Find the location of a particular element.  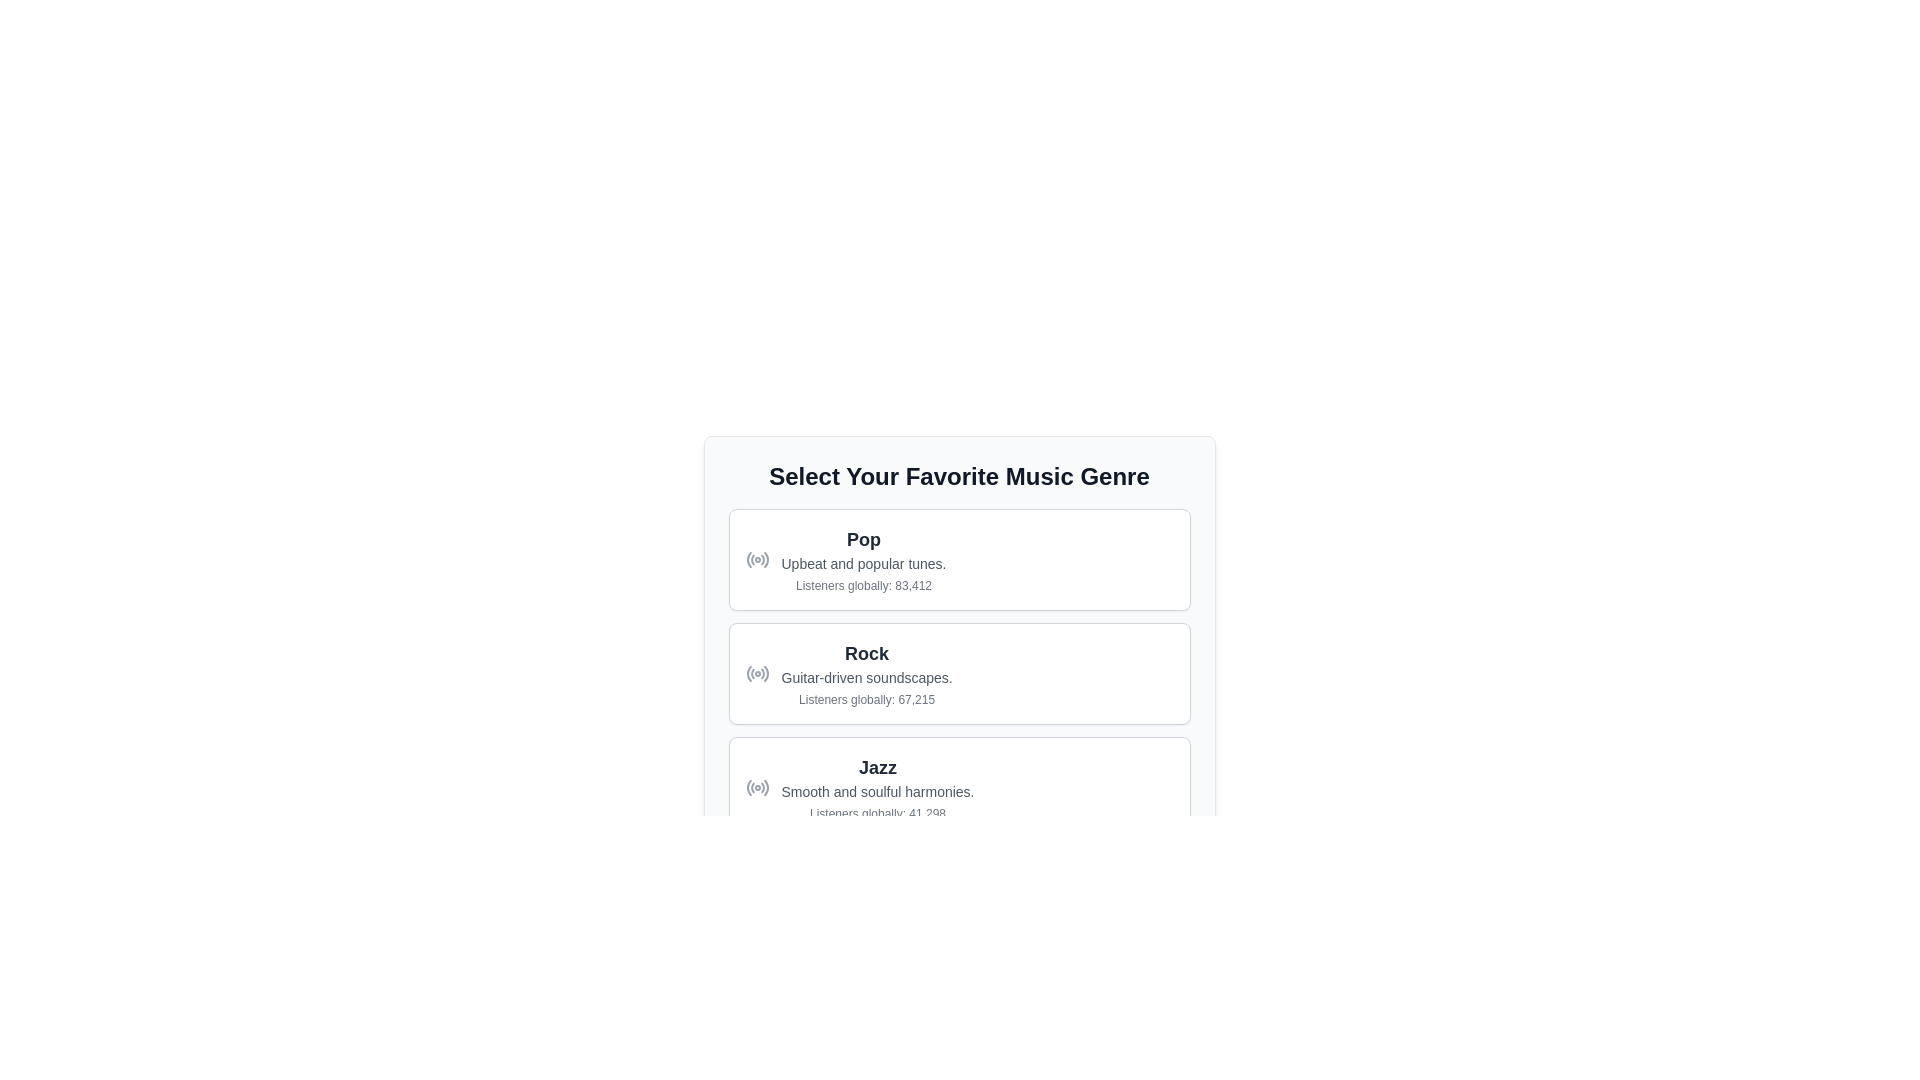

the text-based informational component displaying 'Pop' with the subtitle 'Upbeat and popular tunes.' and 'Listeners globally: 83,412' is located at coordinates (864, 559).